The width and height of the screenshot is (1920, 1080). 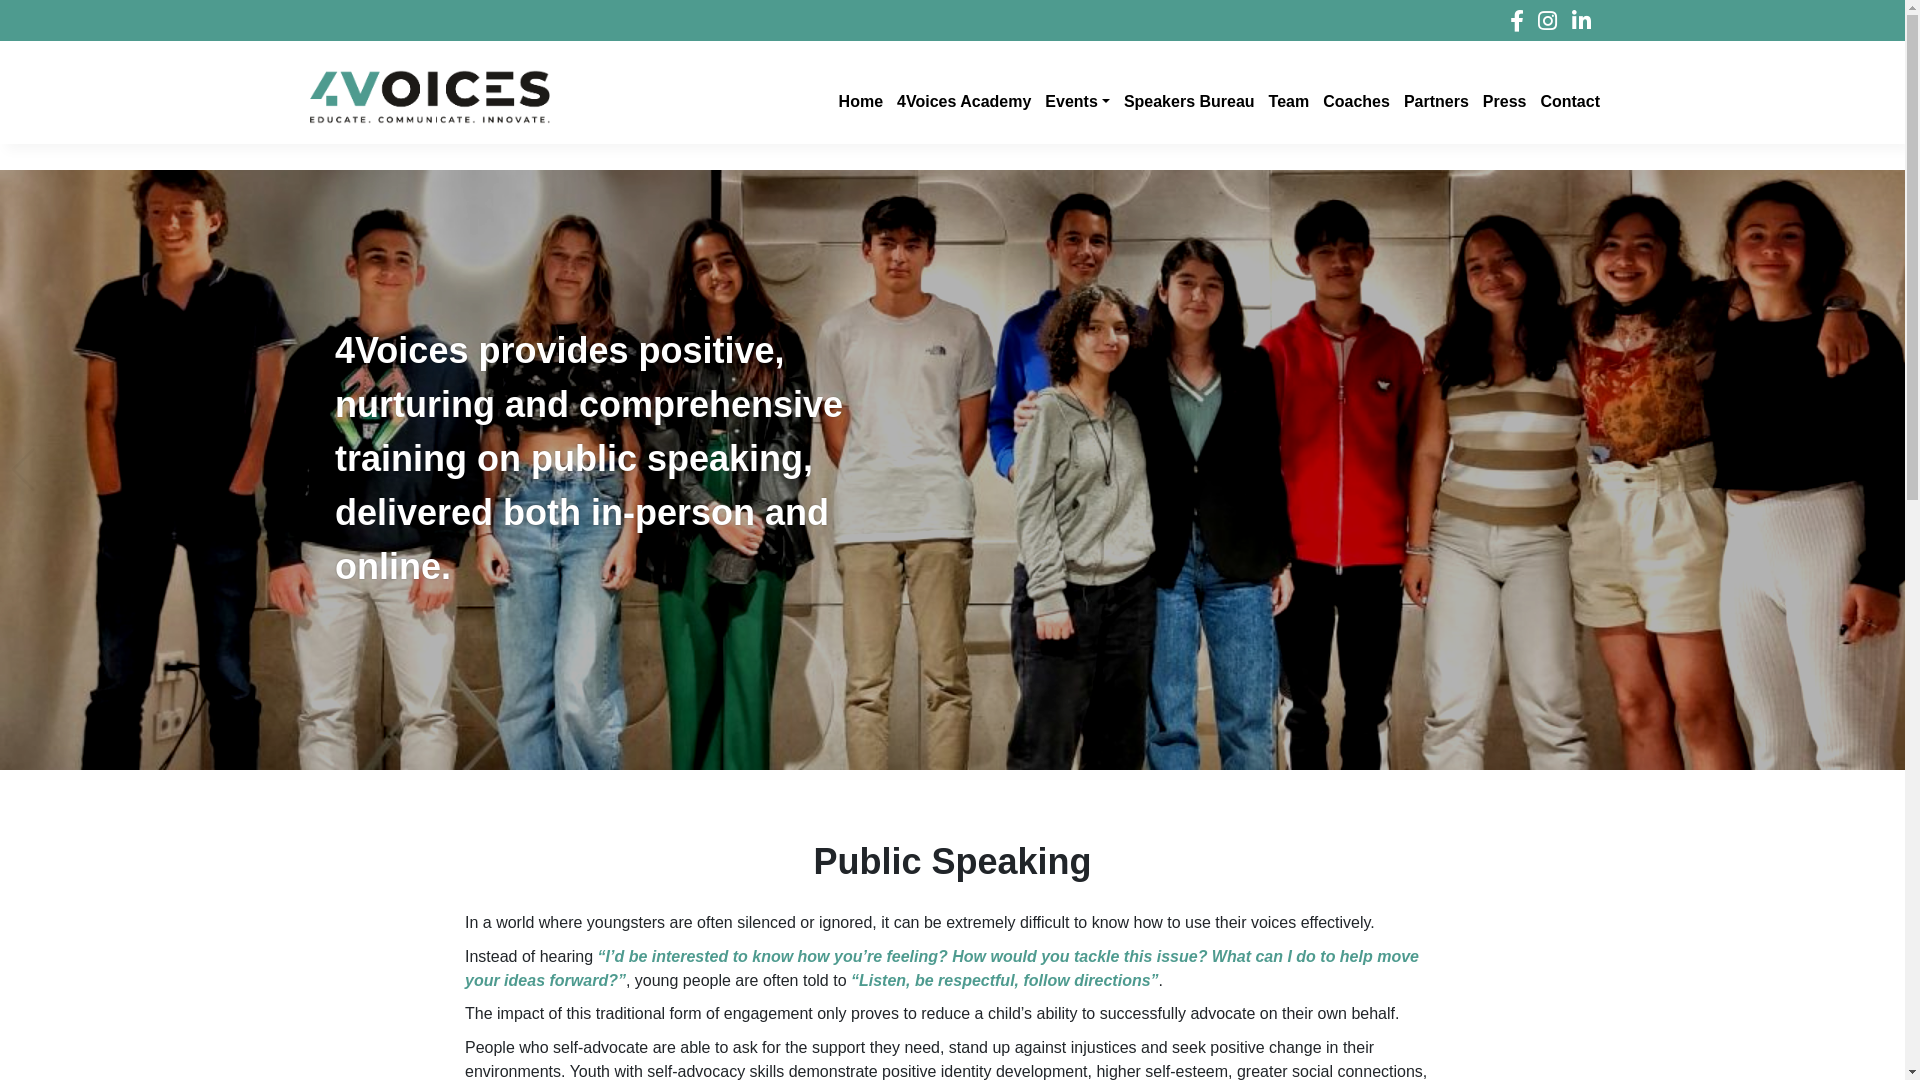 What do you see at coordinates (1187, 97) in the screenshot?
I see `'Speakers Bureau'` at bounding box center [1187, 97].